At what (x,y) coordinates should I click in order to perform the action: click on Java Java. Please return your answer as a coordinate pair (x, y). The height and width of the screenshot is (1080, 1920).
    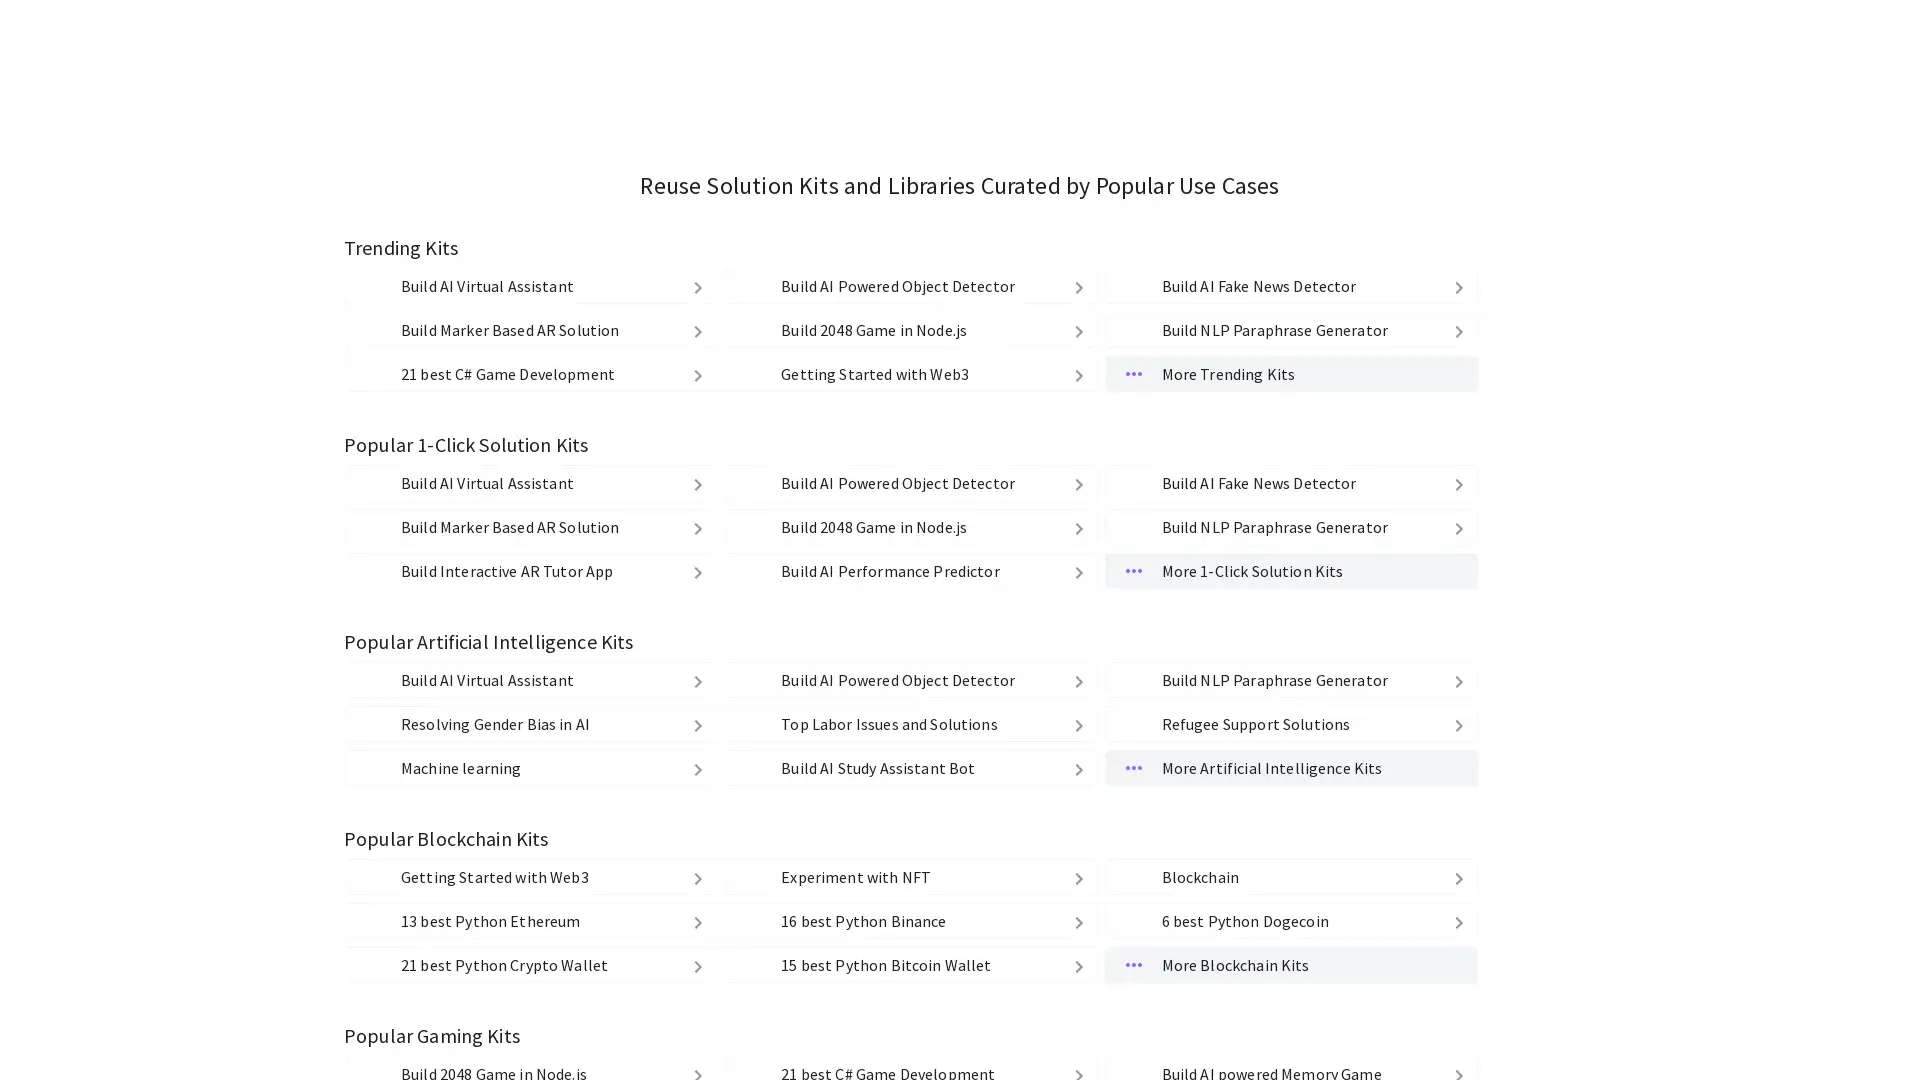
    Looking at the image, I should click on (487, 501).